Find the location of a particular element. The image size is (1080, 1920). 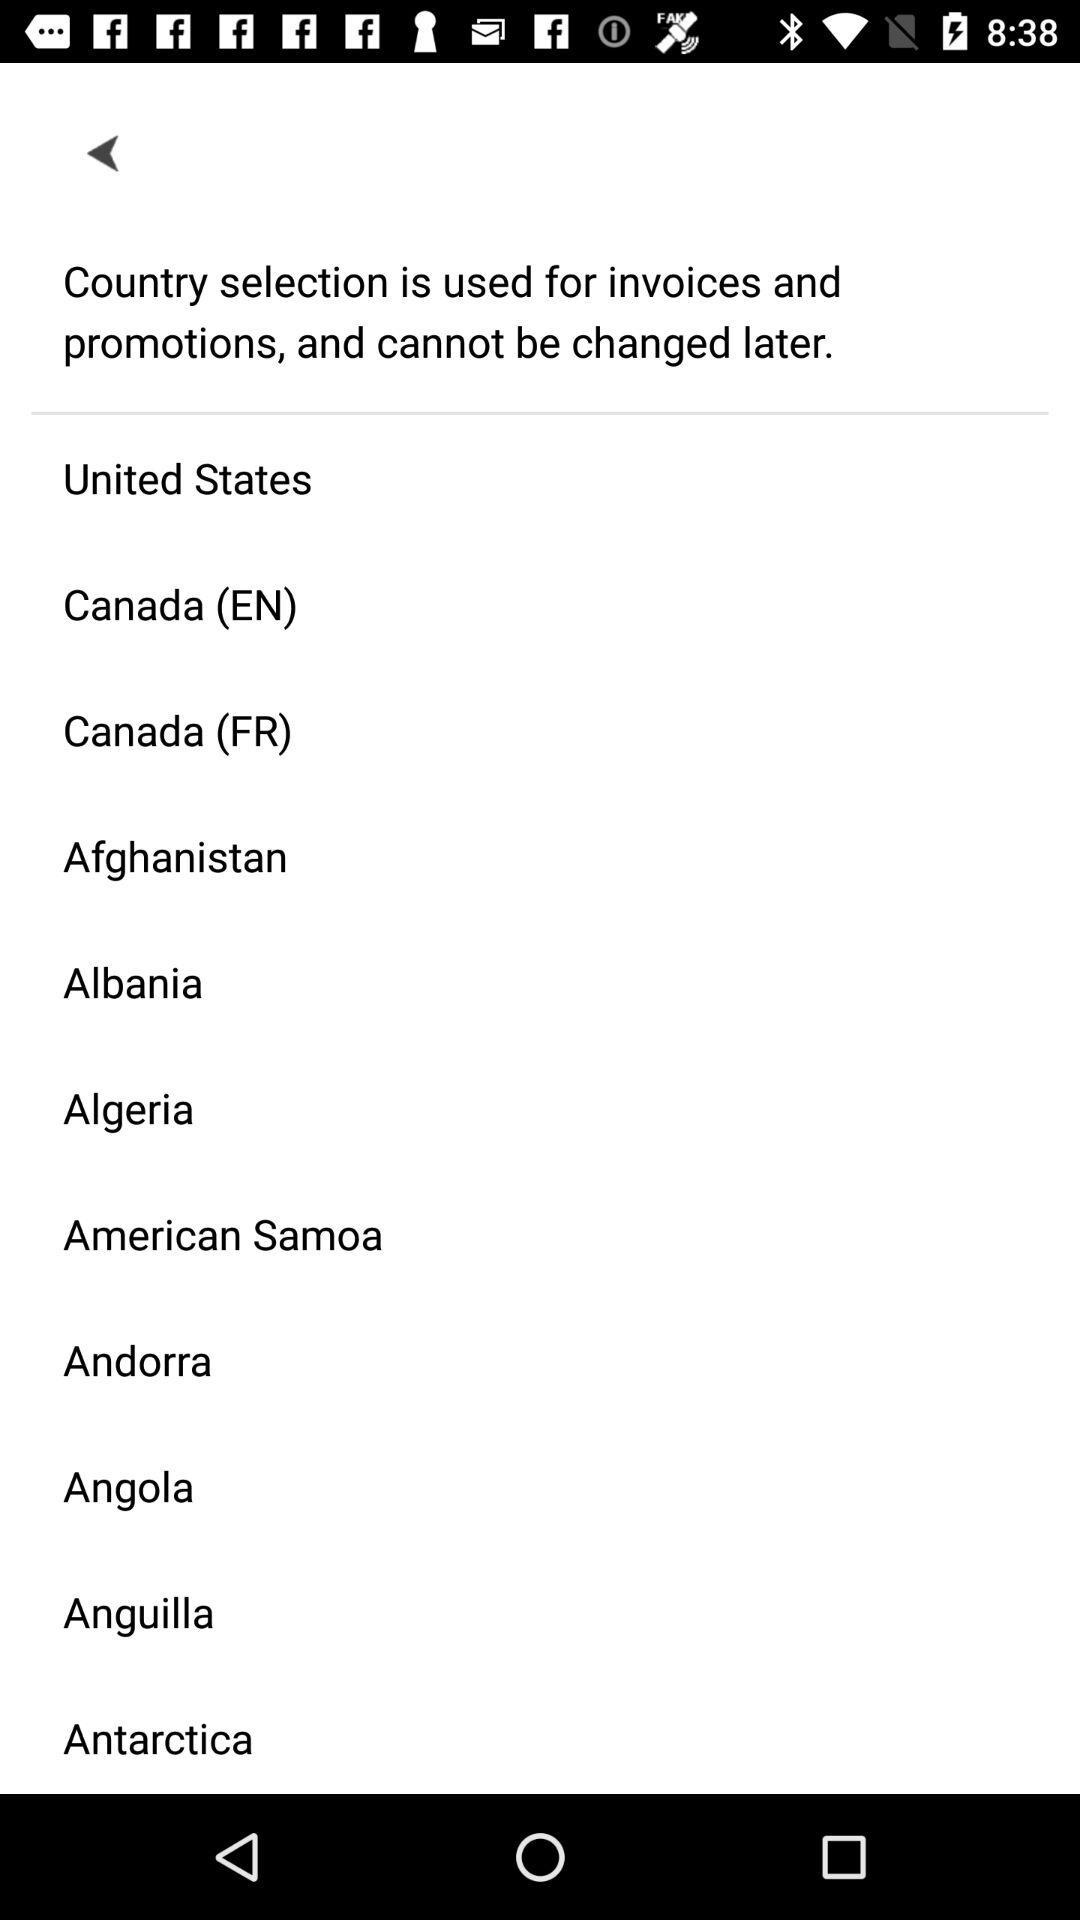

the item below the united states icon is located at coordinates (523, 602).